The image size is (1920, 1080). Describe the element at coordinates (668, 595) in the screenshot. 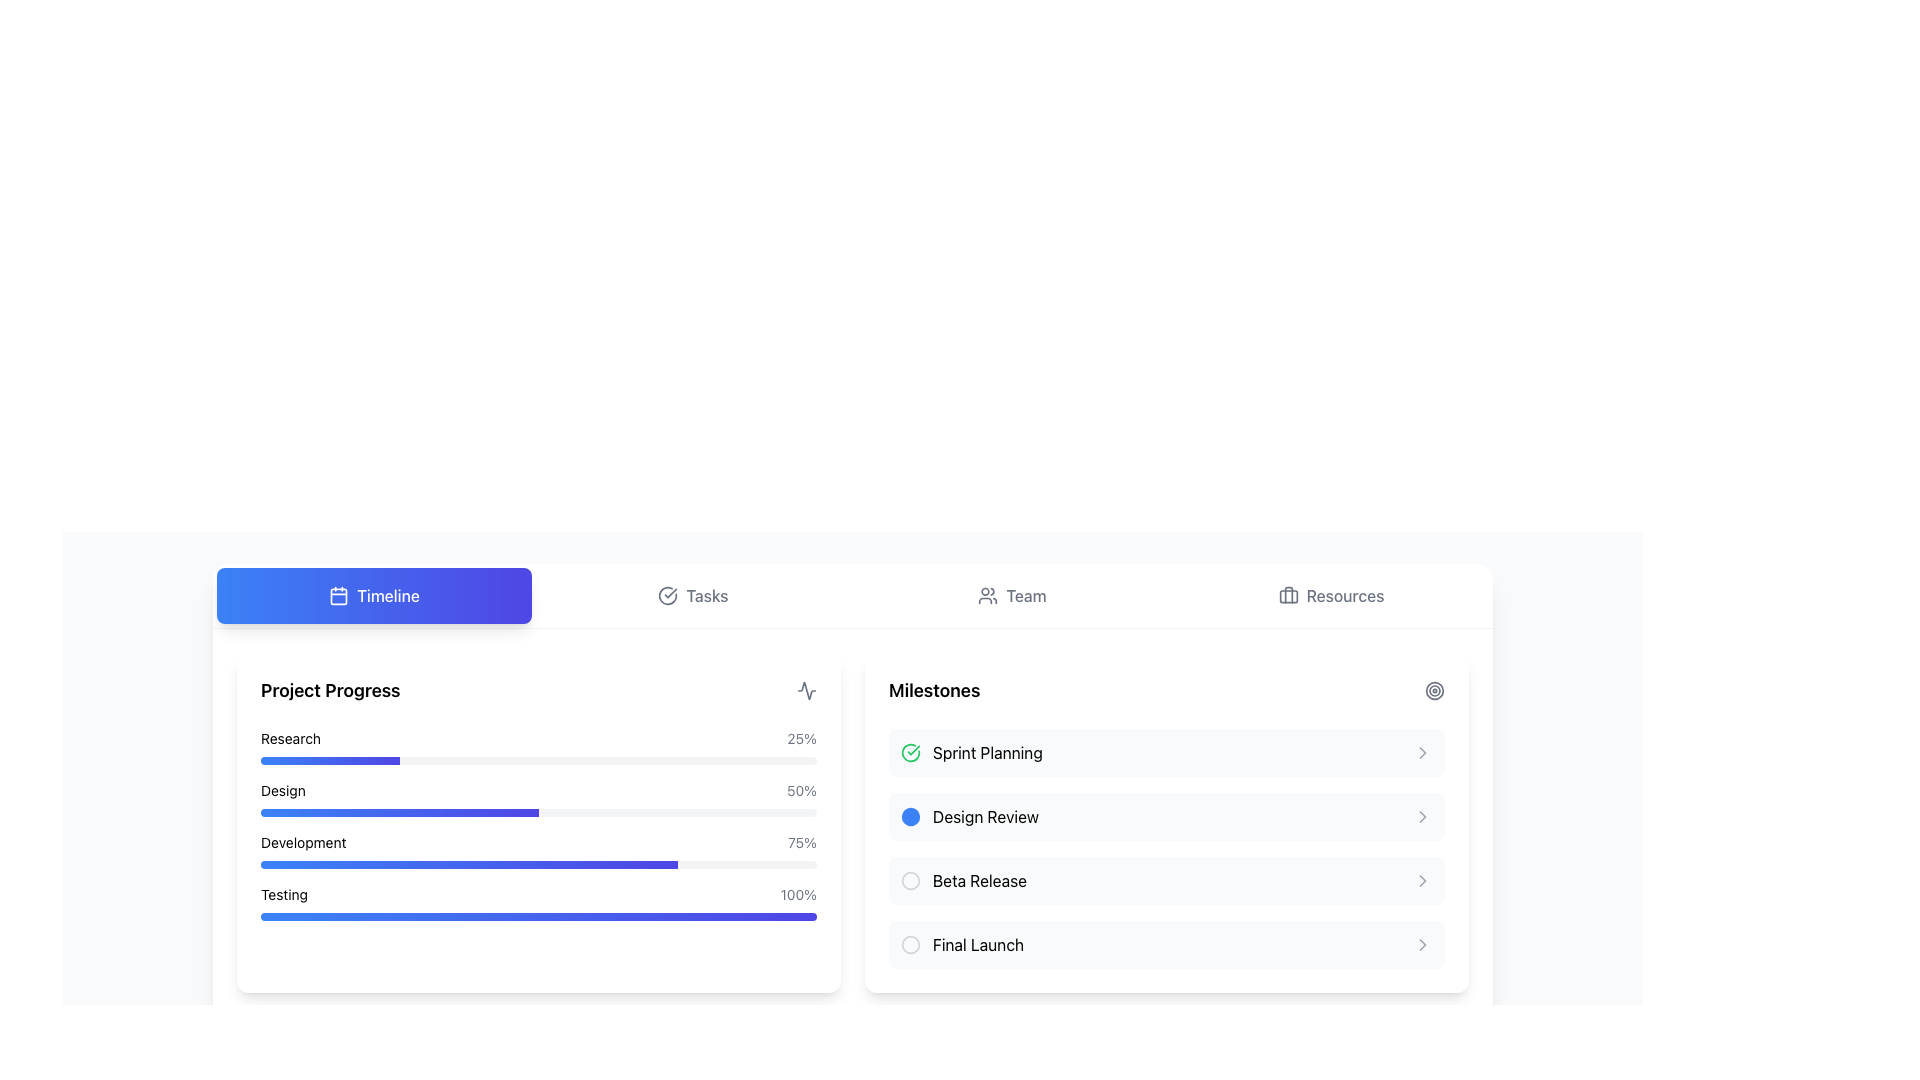

I see `the circular icon with a check mark that is located to the left of the 'Tasks' label in the navigation bar` at that location.